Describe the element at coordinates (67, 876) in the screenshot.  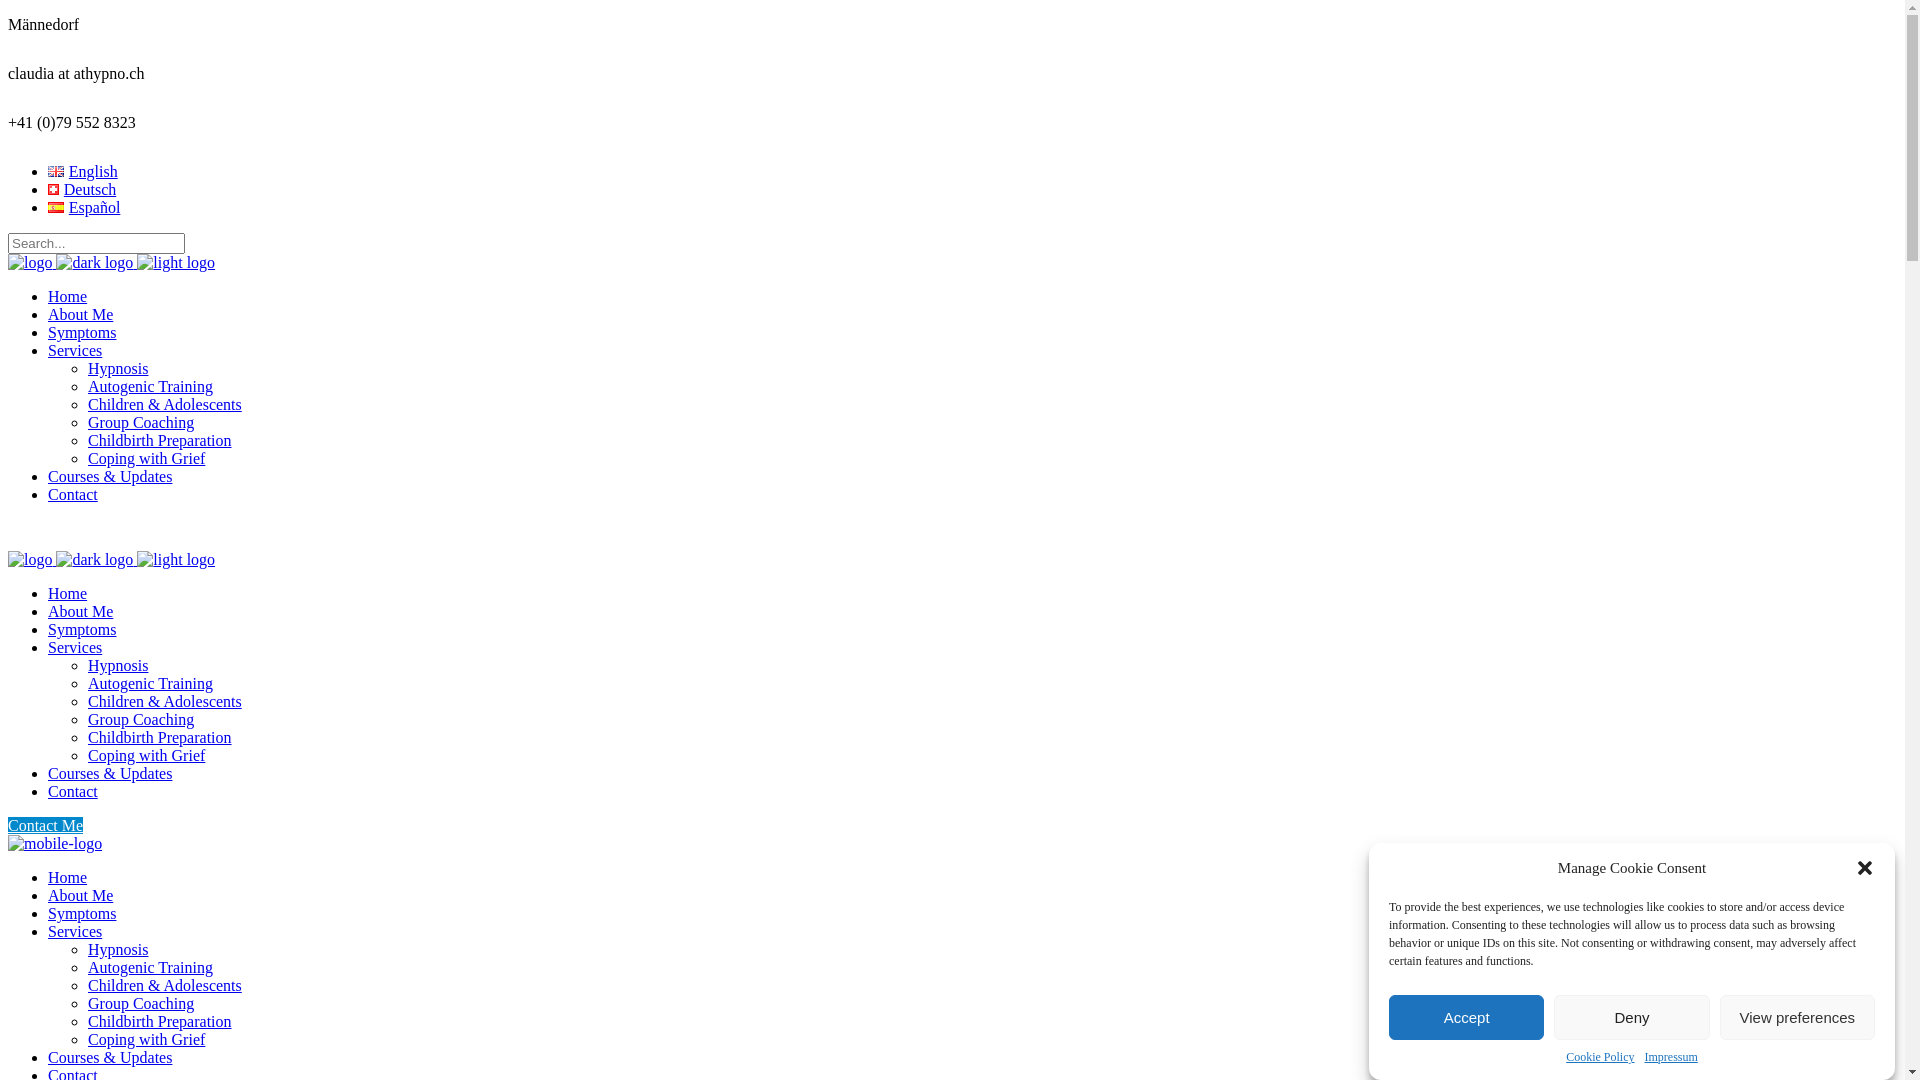
I see `'Home'` at that location.